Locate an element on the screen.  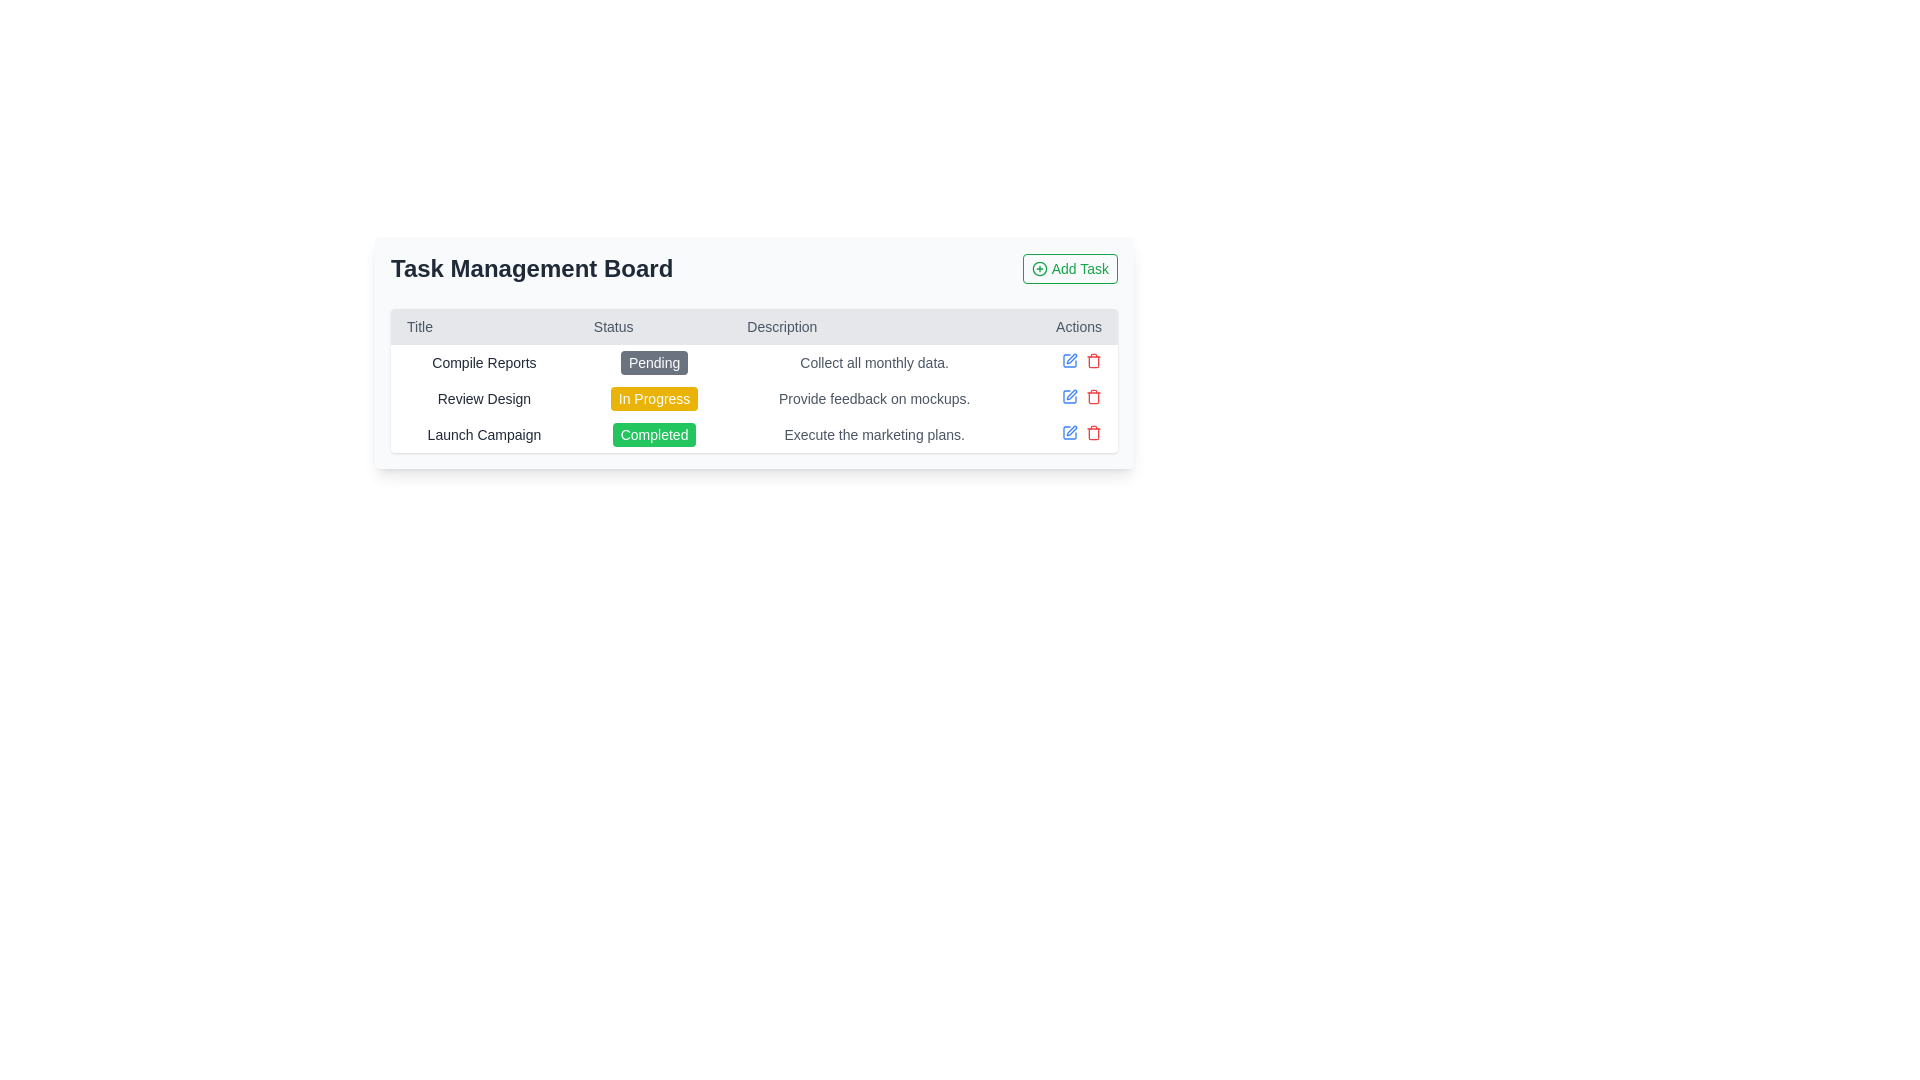
the 'Description' text label for the 'Review Design' task located in the third column is located at coordinates (874, 398).